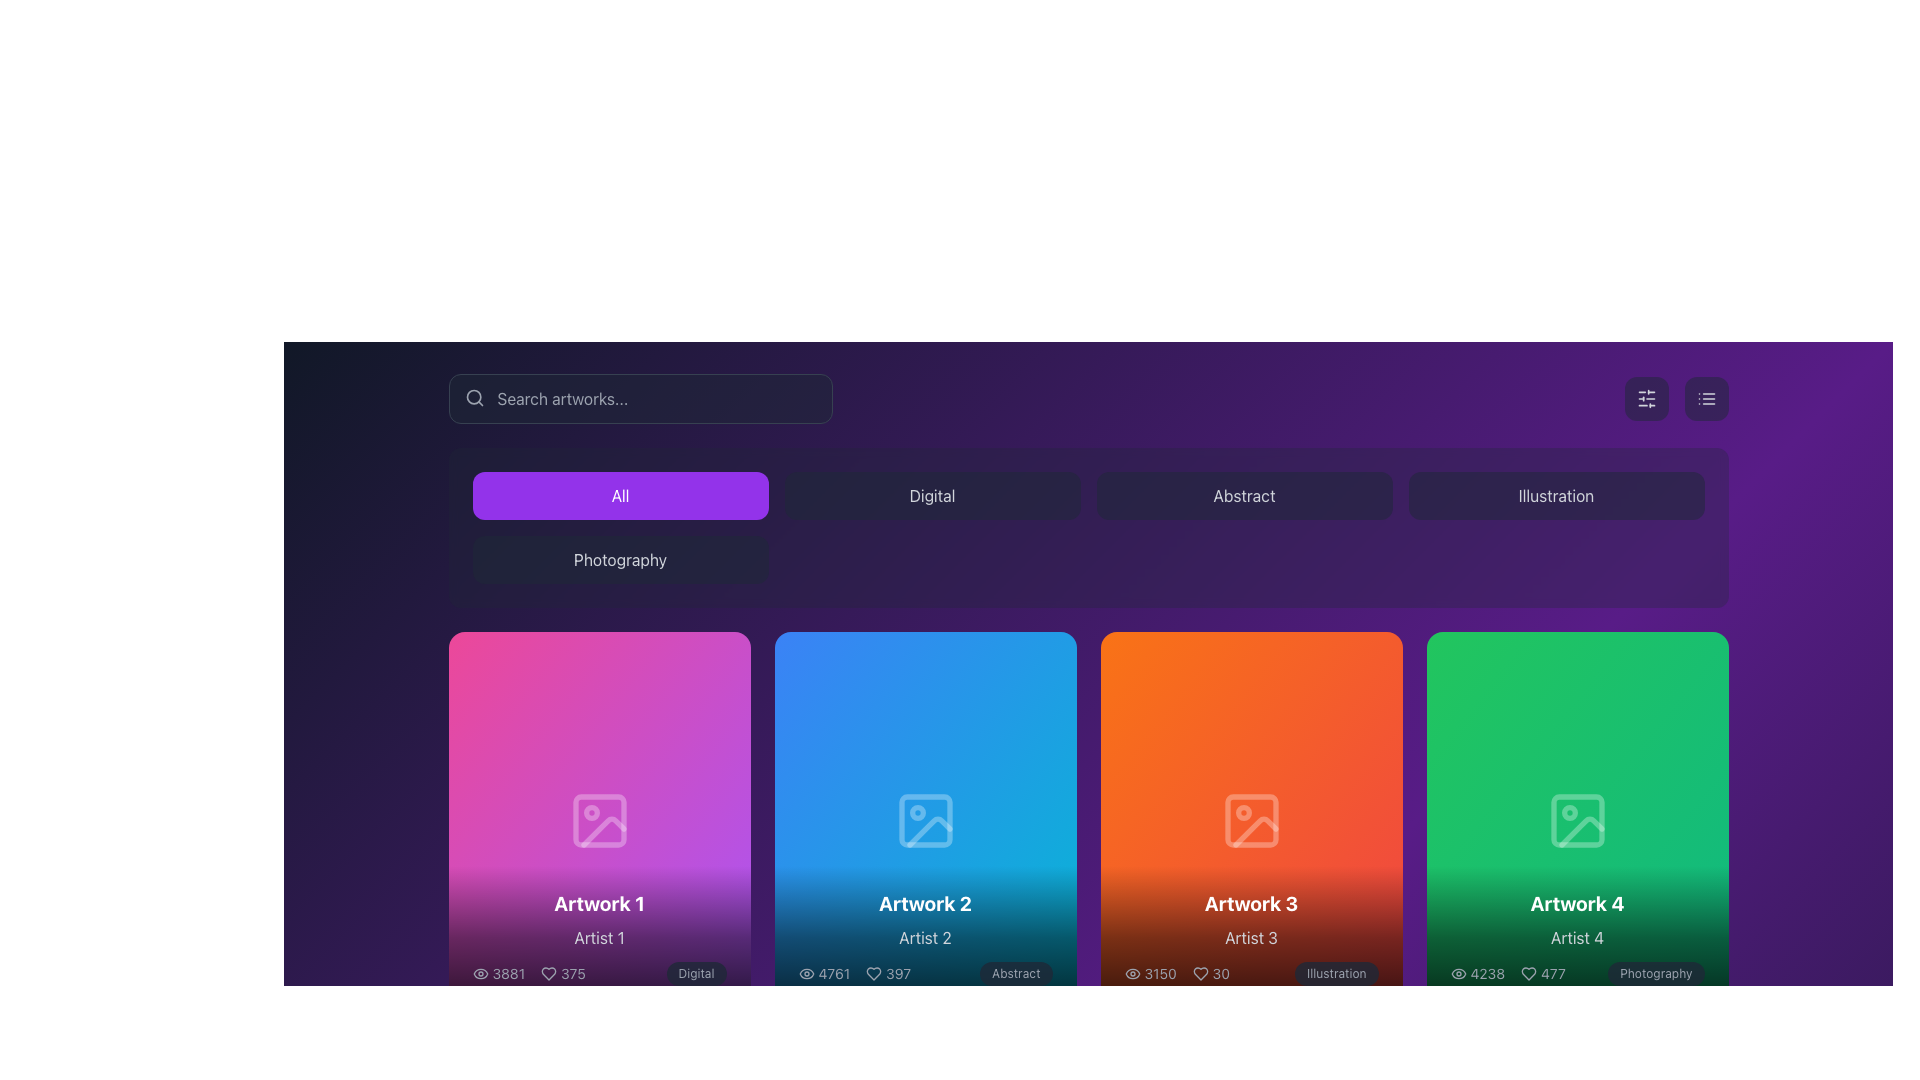  Describe the element at coordinates (598, 820) in the screenshot. I see `the metrics of the first artwork display card located at the top-left corner of the grid to get more information` at that location.